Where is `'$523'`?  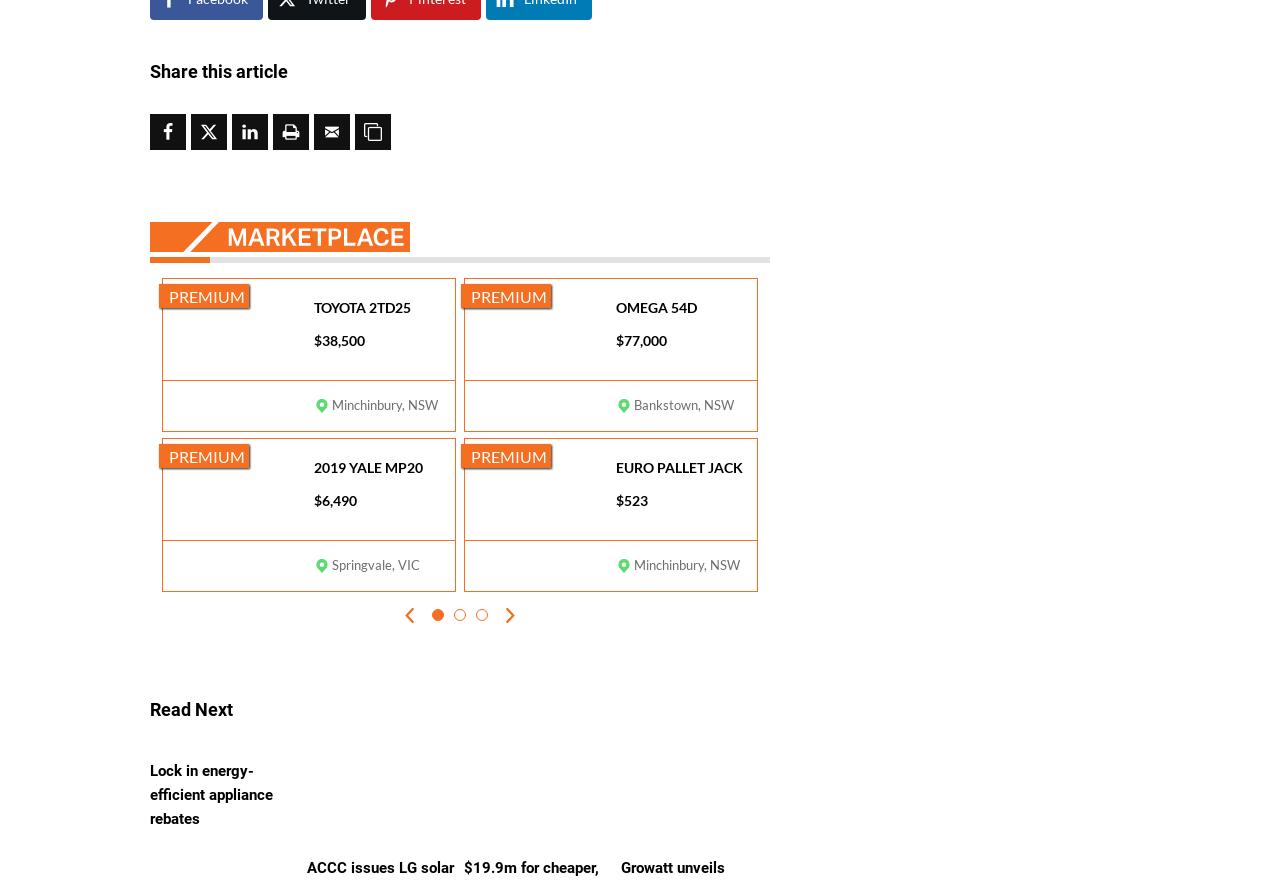 '$523' is located at coordinates (631, 499).